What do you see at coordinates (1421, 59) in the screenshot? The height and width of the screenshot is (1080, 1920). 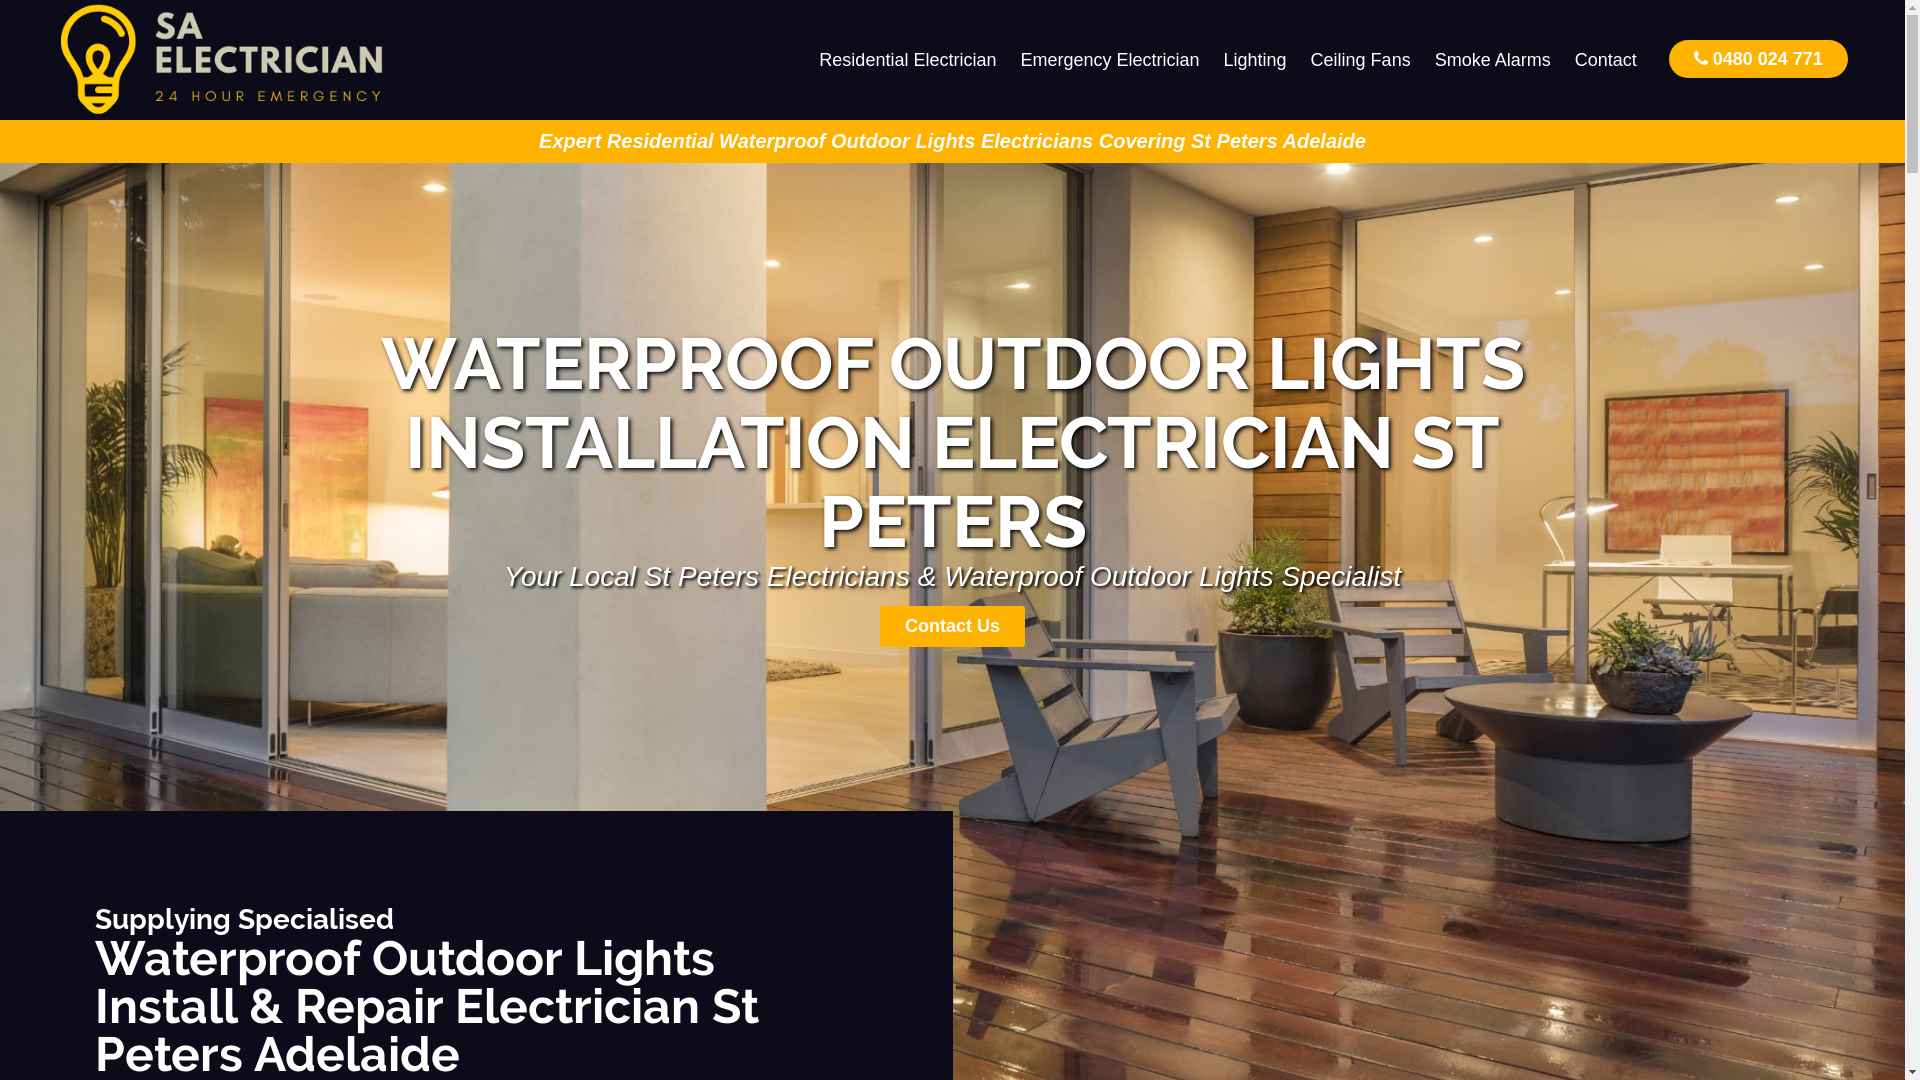 I see `'Smoke Alarms'` at bounding box center [1421, 59].